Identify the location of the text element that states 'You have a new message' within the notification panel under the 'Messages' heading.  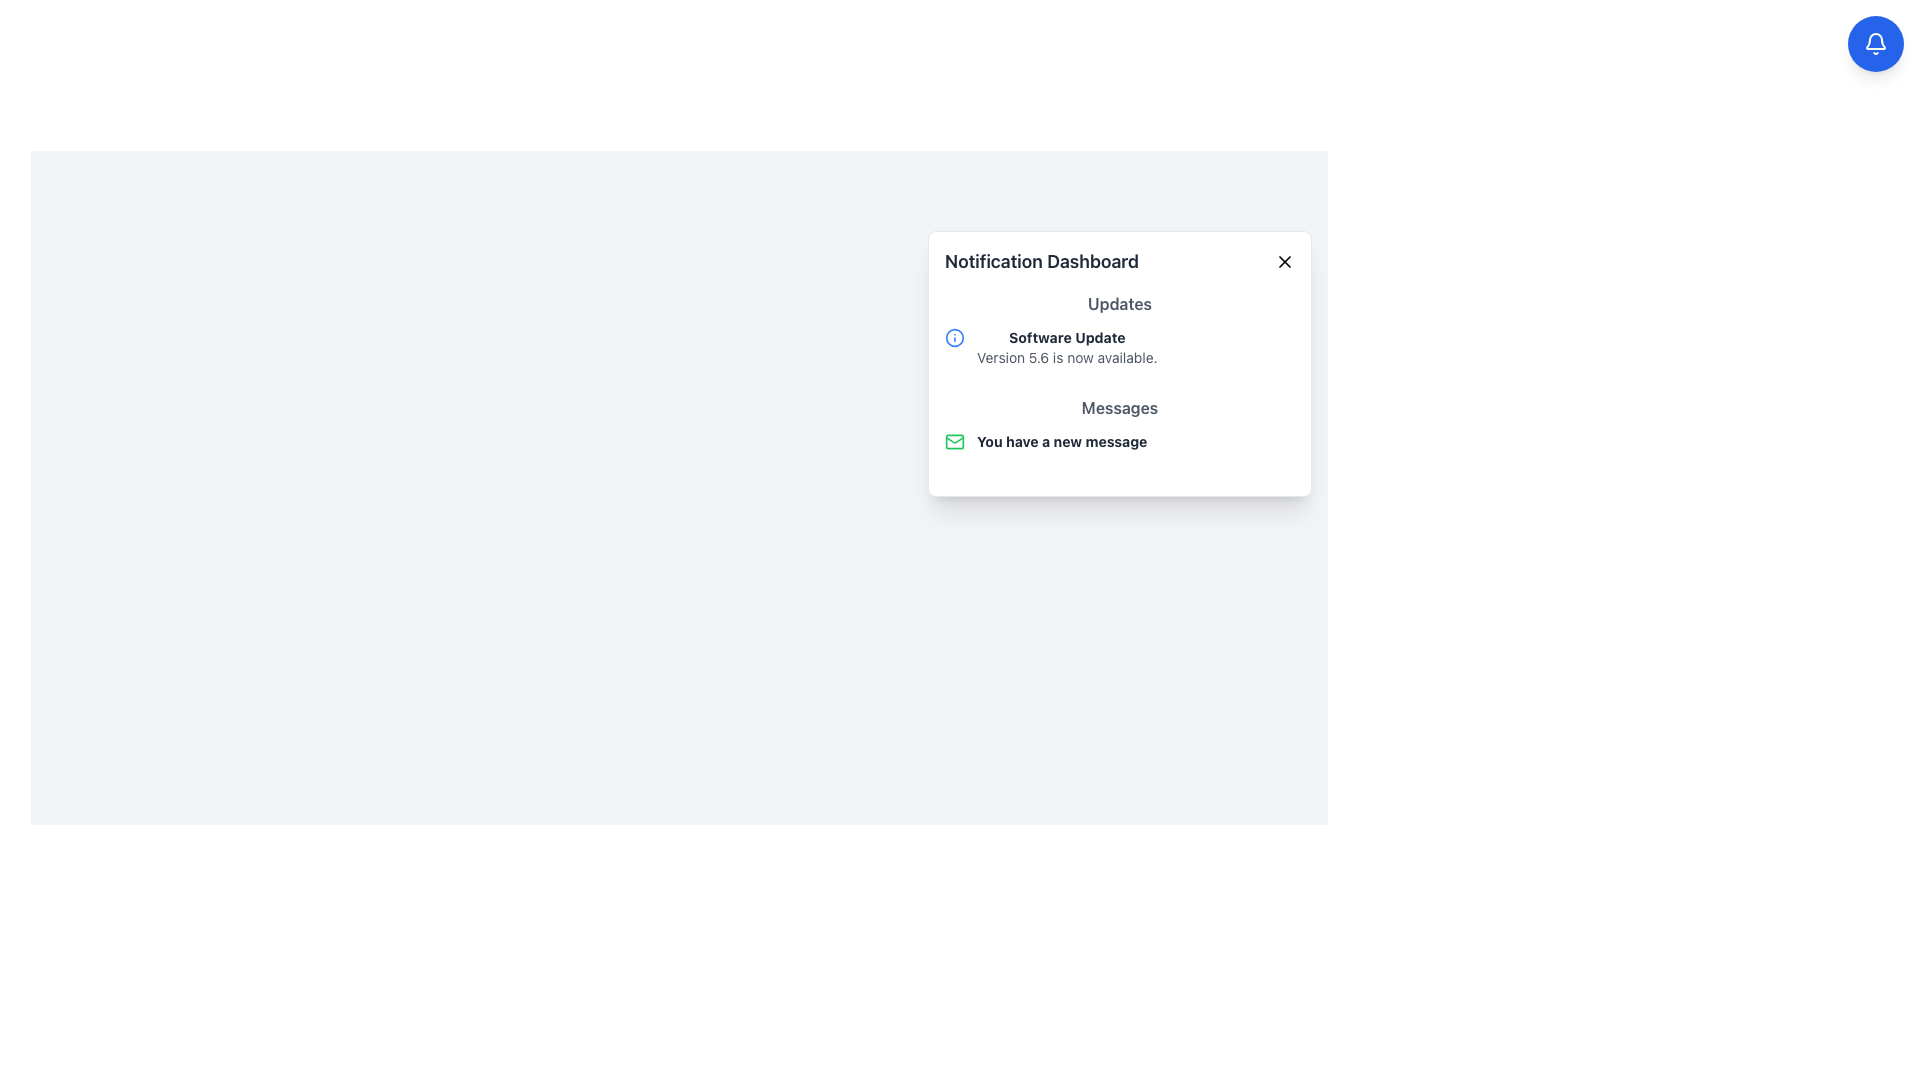
(1061, 441).